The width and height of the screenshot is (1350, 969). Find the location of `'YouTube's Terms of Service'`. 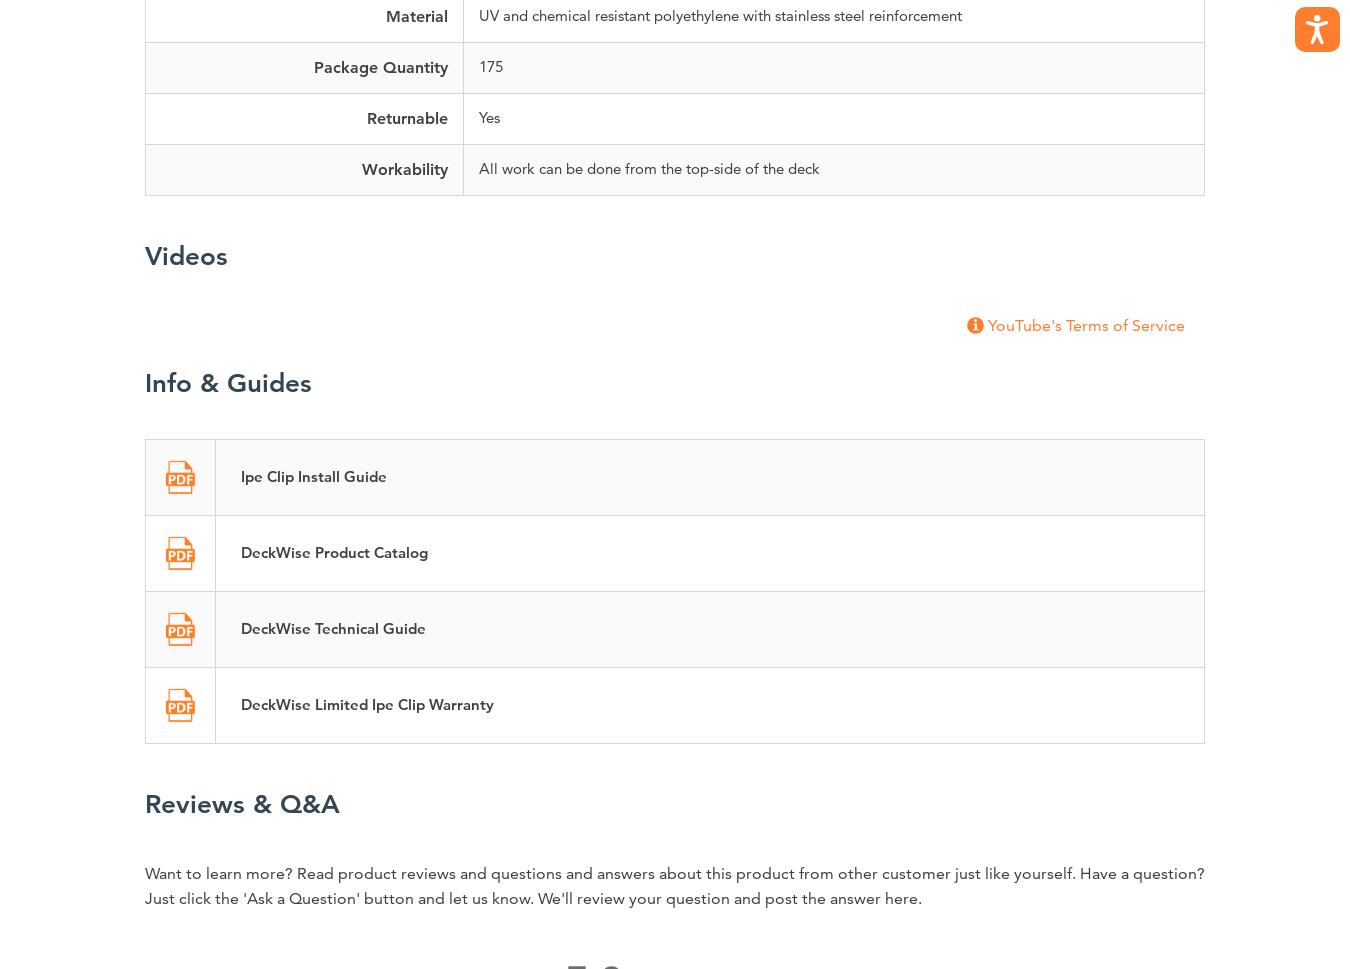

'YouTube's Terms of Service' is located at coordinates (1086, 323).